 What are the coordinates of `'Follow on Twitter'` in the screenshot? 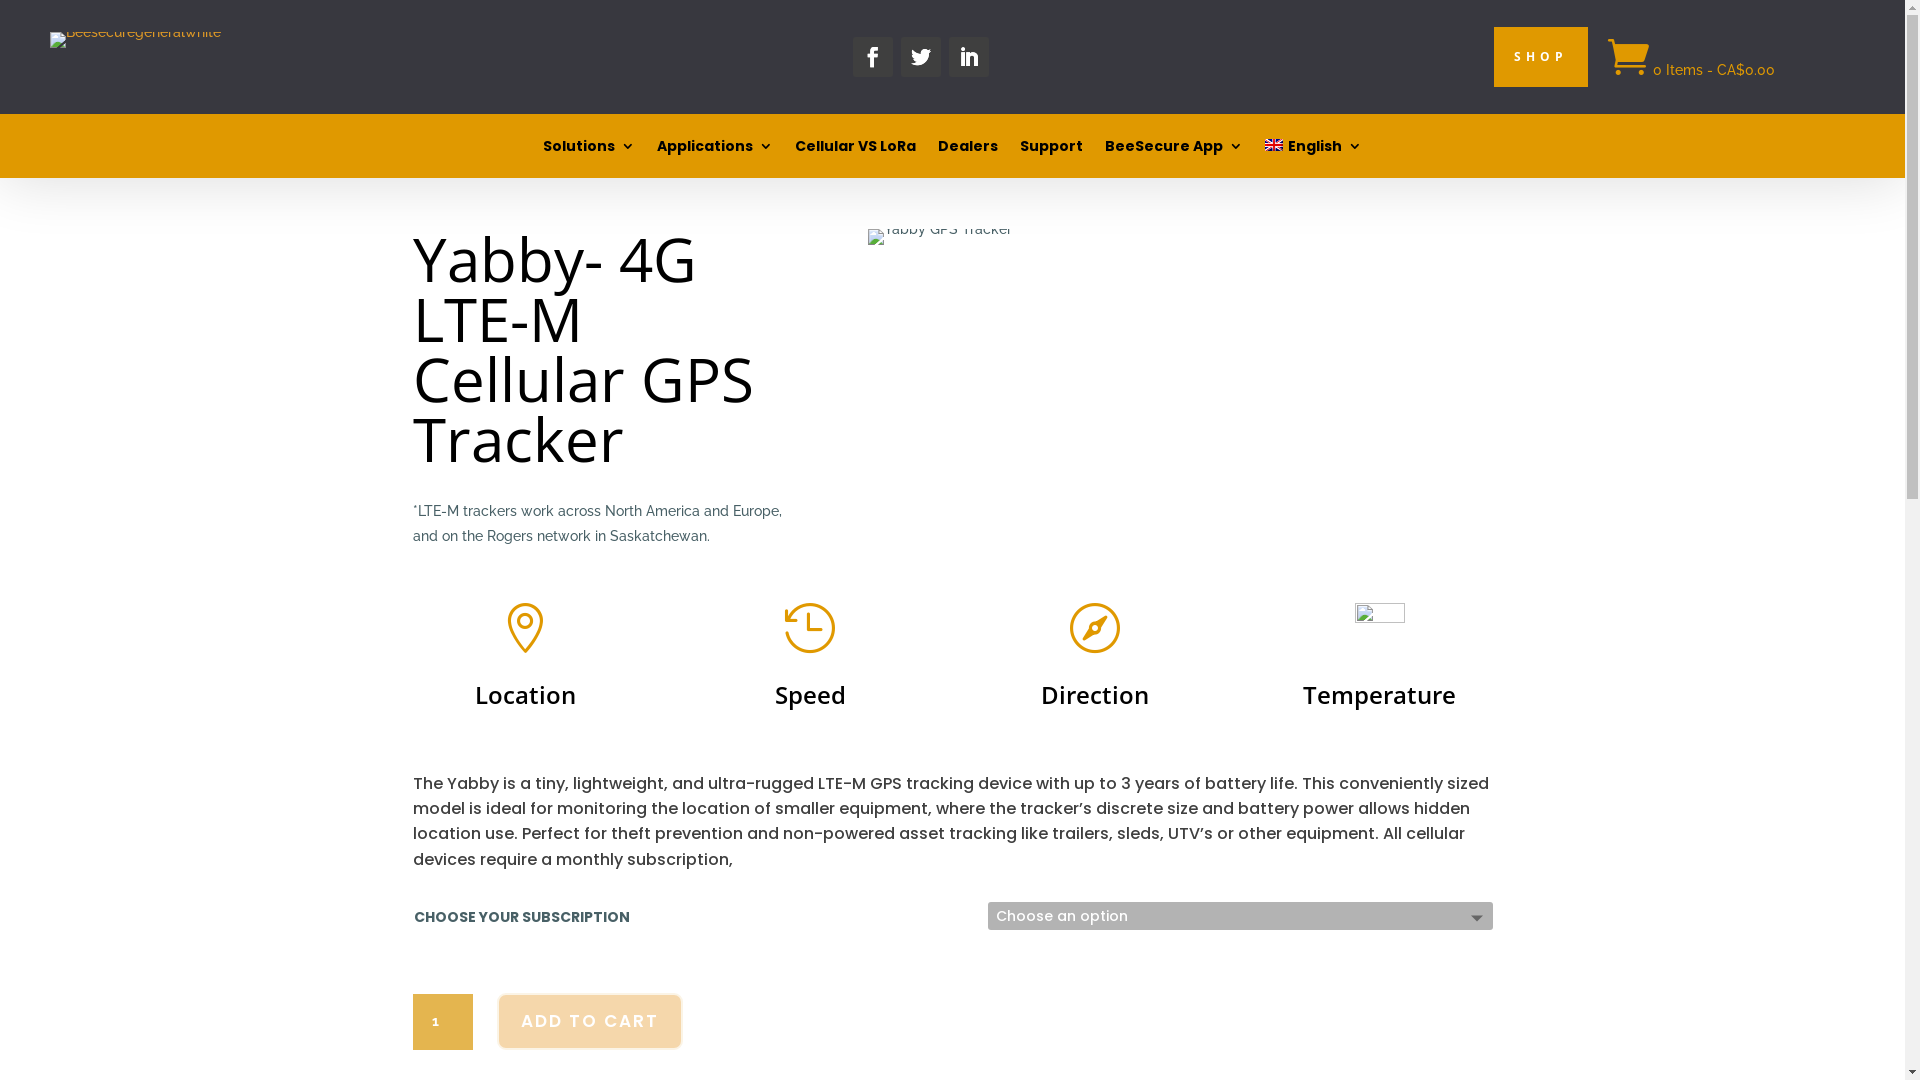 It's located at (919, 56).